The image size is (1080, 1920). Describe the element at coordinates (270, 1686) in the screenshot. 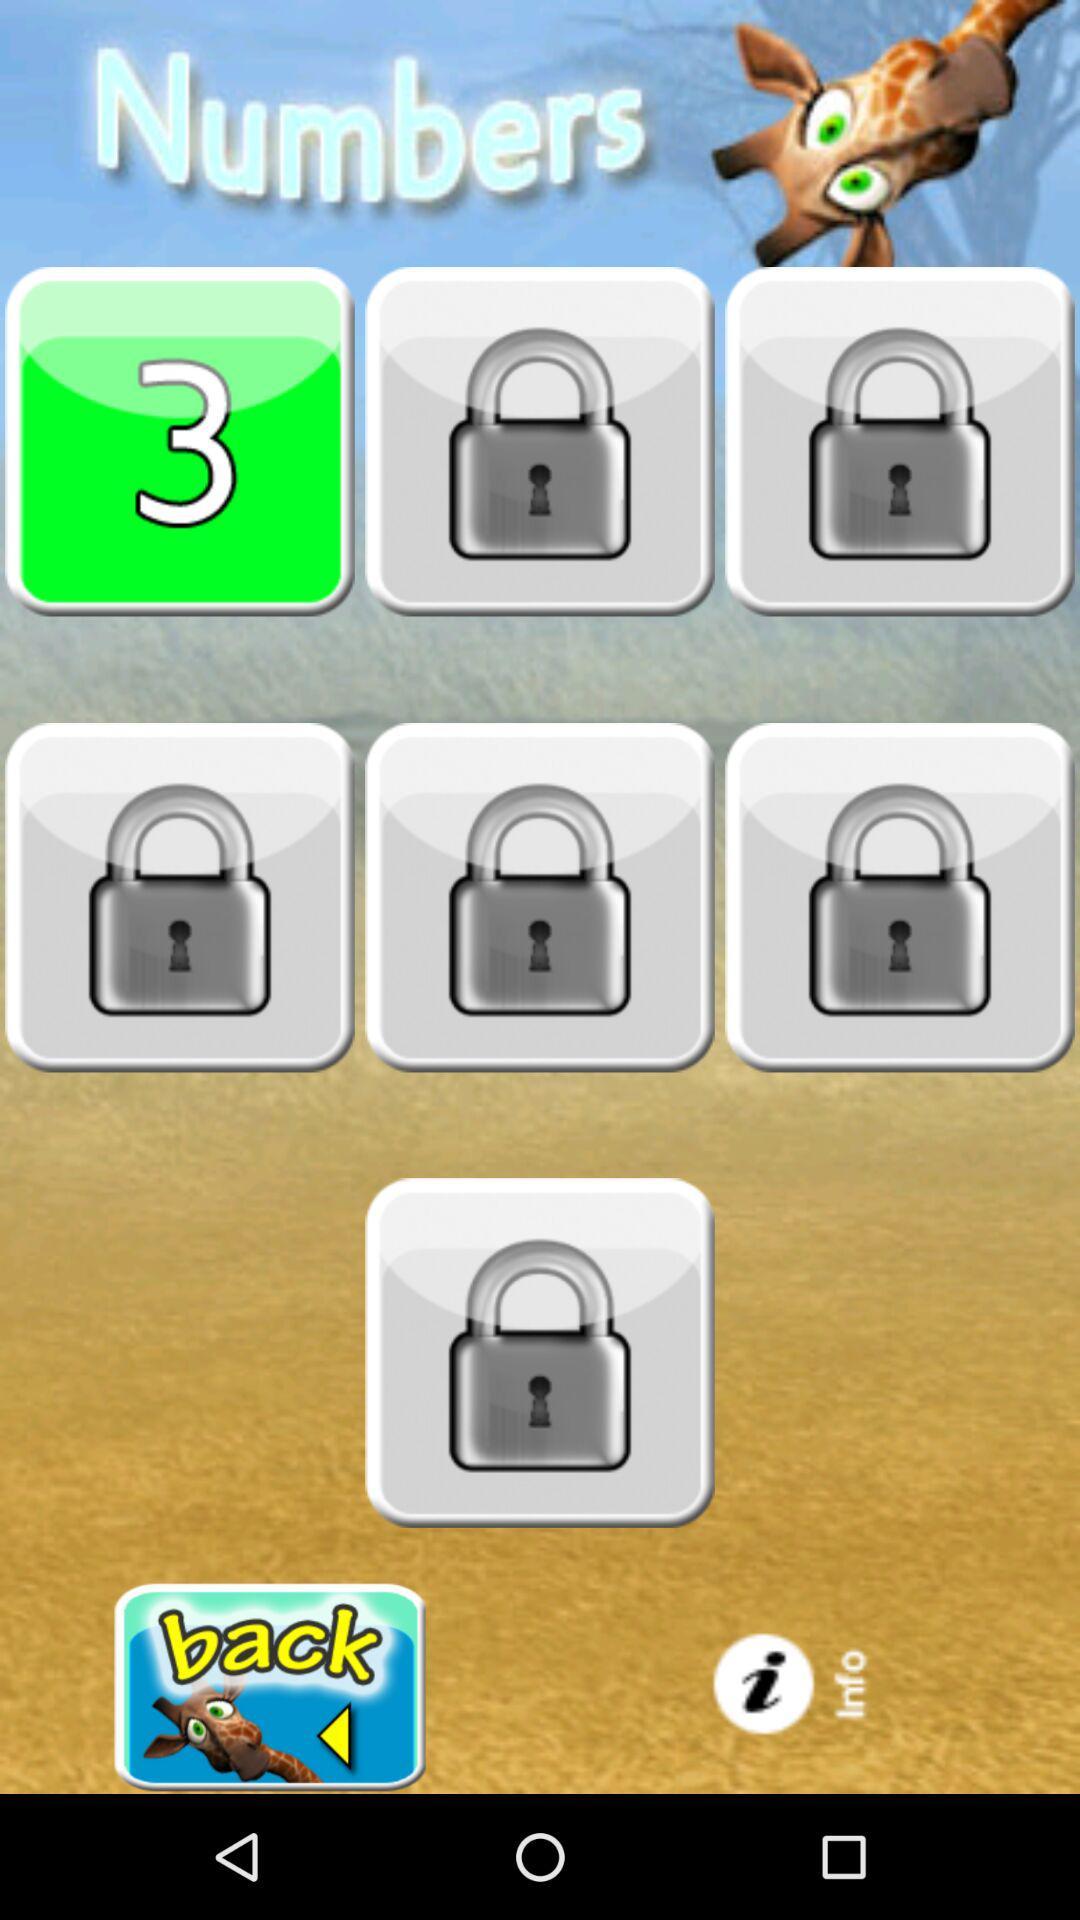

I see `back button` at that location.